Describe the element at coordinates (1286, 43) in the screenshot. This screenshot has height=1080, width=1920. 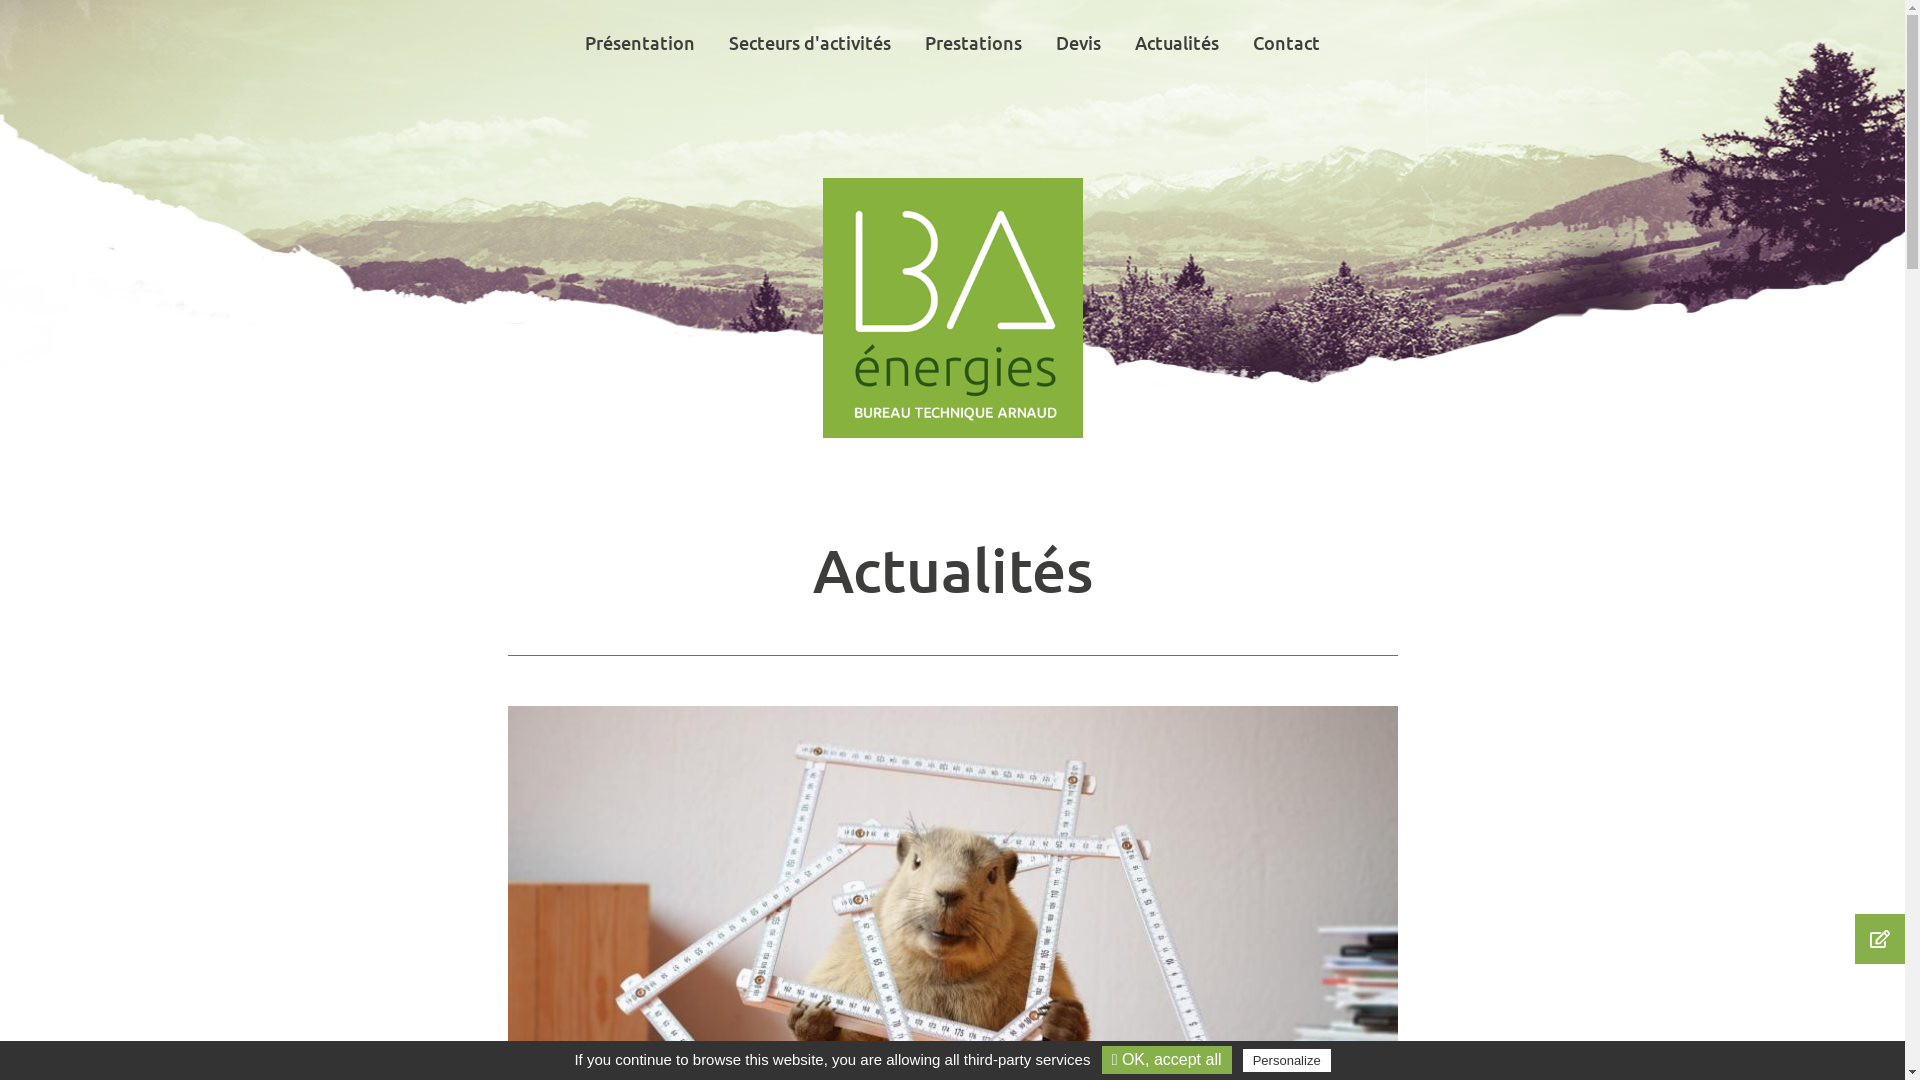
I see `'Contact'` at that location.